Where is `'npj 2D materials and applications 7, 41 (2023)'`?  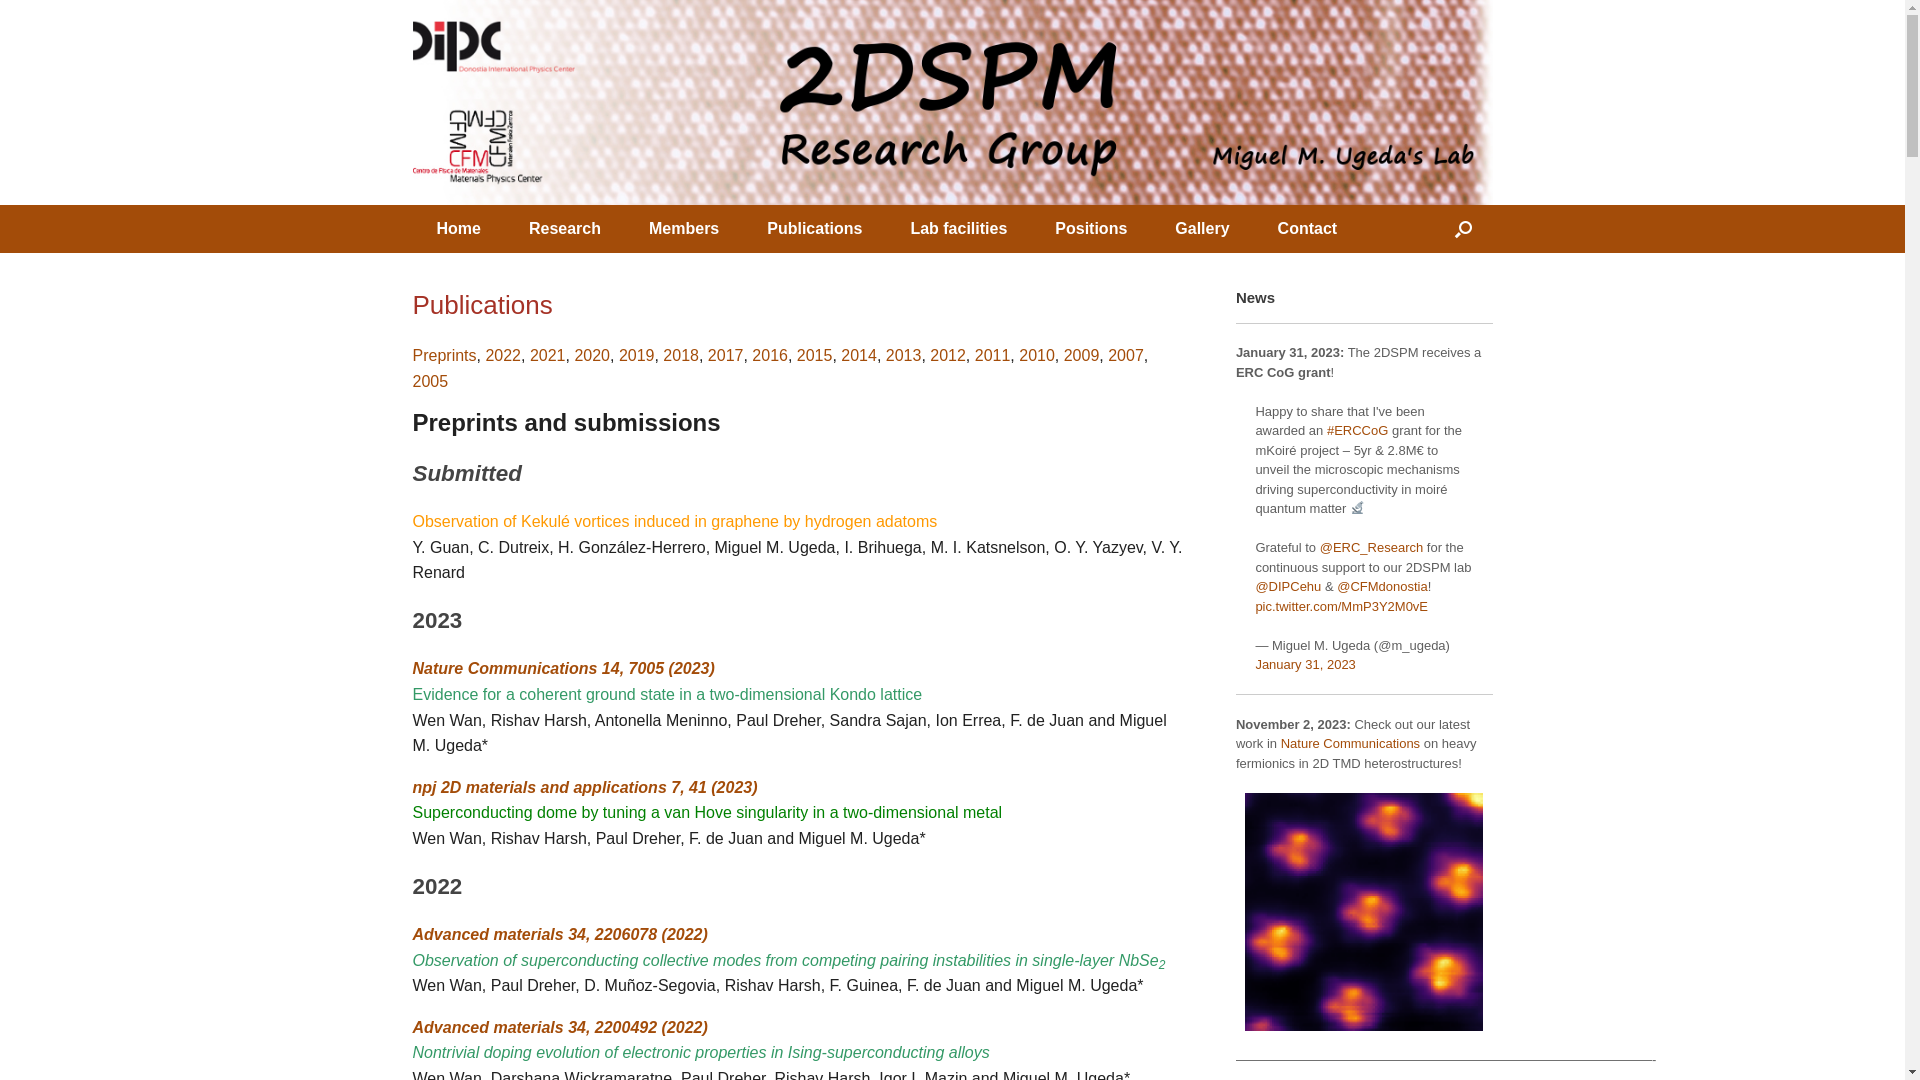
'npj 2D materials and applications 7, 41 (2023)' is located at coordinates (583, 786).